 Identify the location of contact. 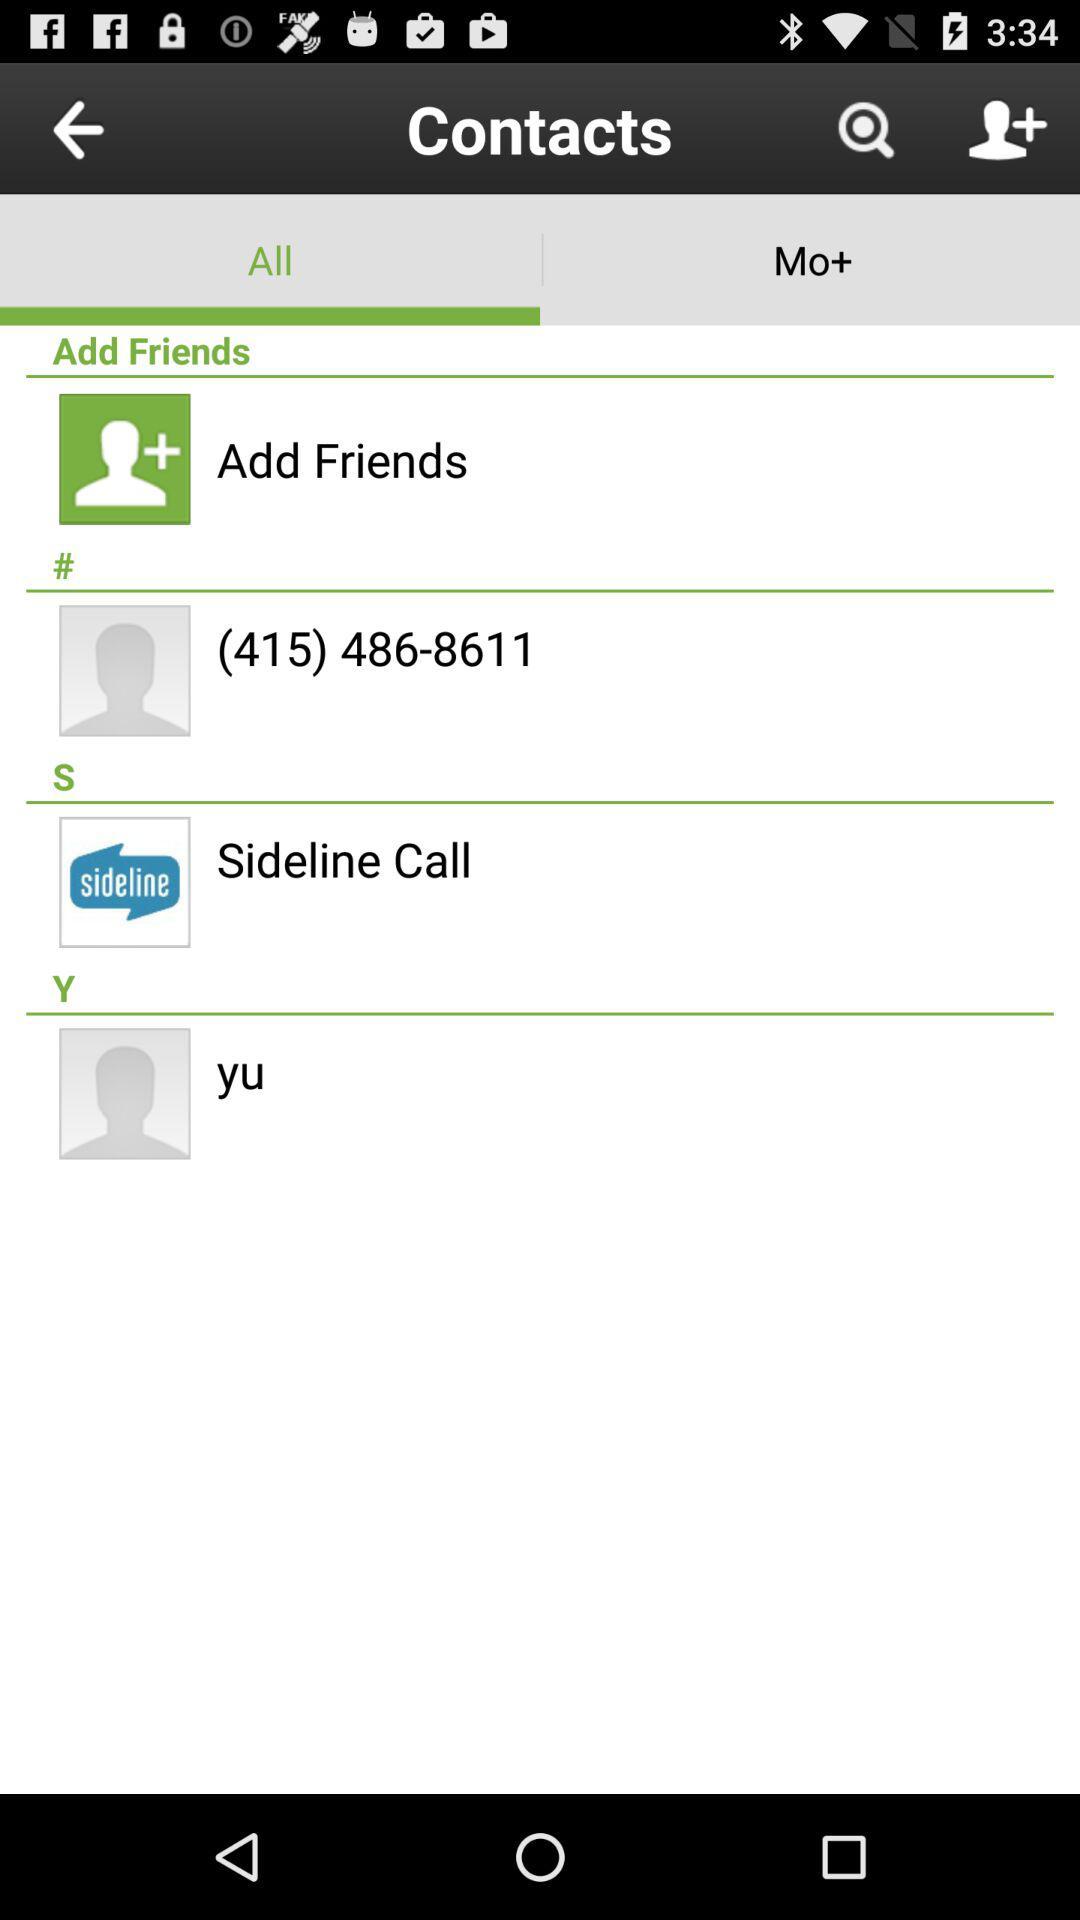
(1007, 127).